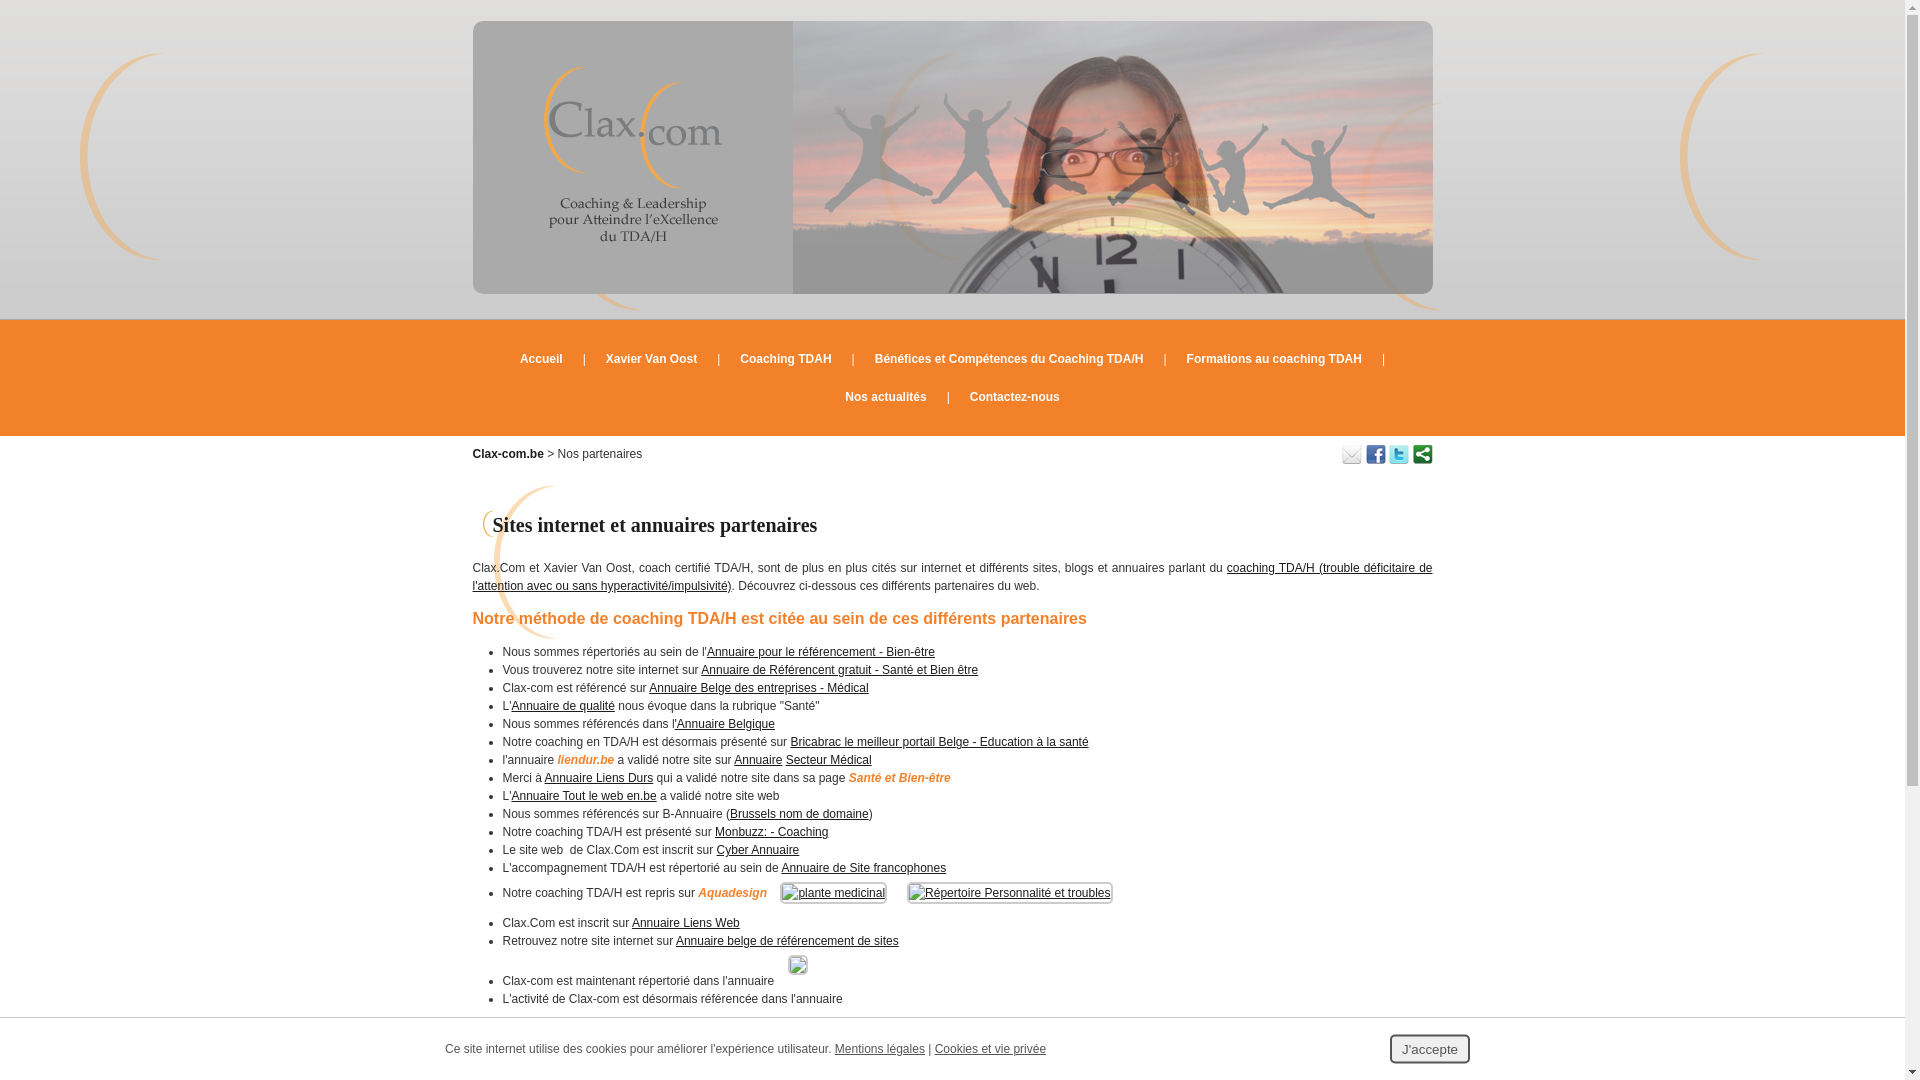 Image resolution: width=1920 pixels, height=1080 pixels. What do you see at coordinates (507, 454) in the screenshot?
I see `'Clax-com.be'` at bounding box center [507, 454].